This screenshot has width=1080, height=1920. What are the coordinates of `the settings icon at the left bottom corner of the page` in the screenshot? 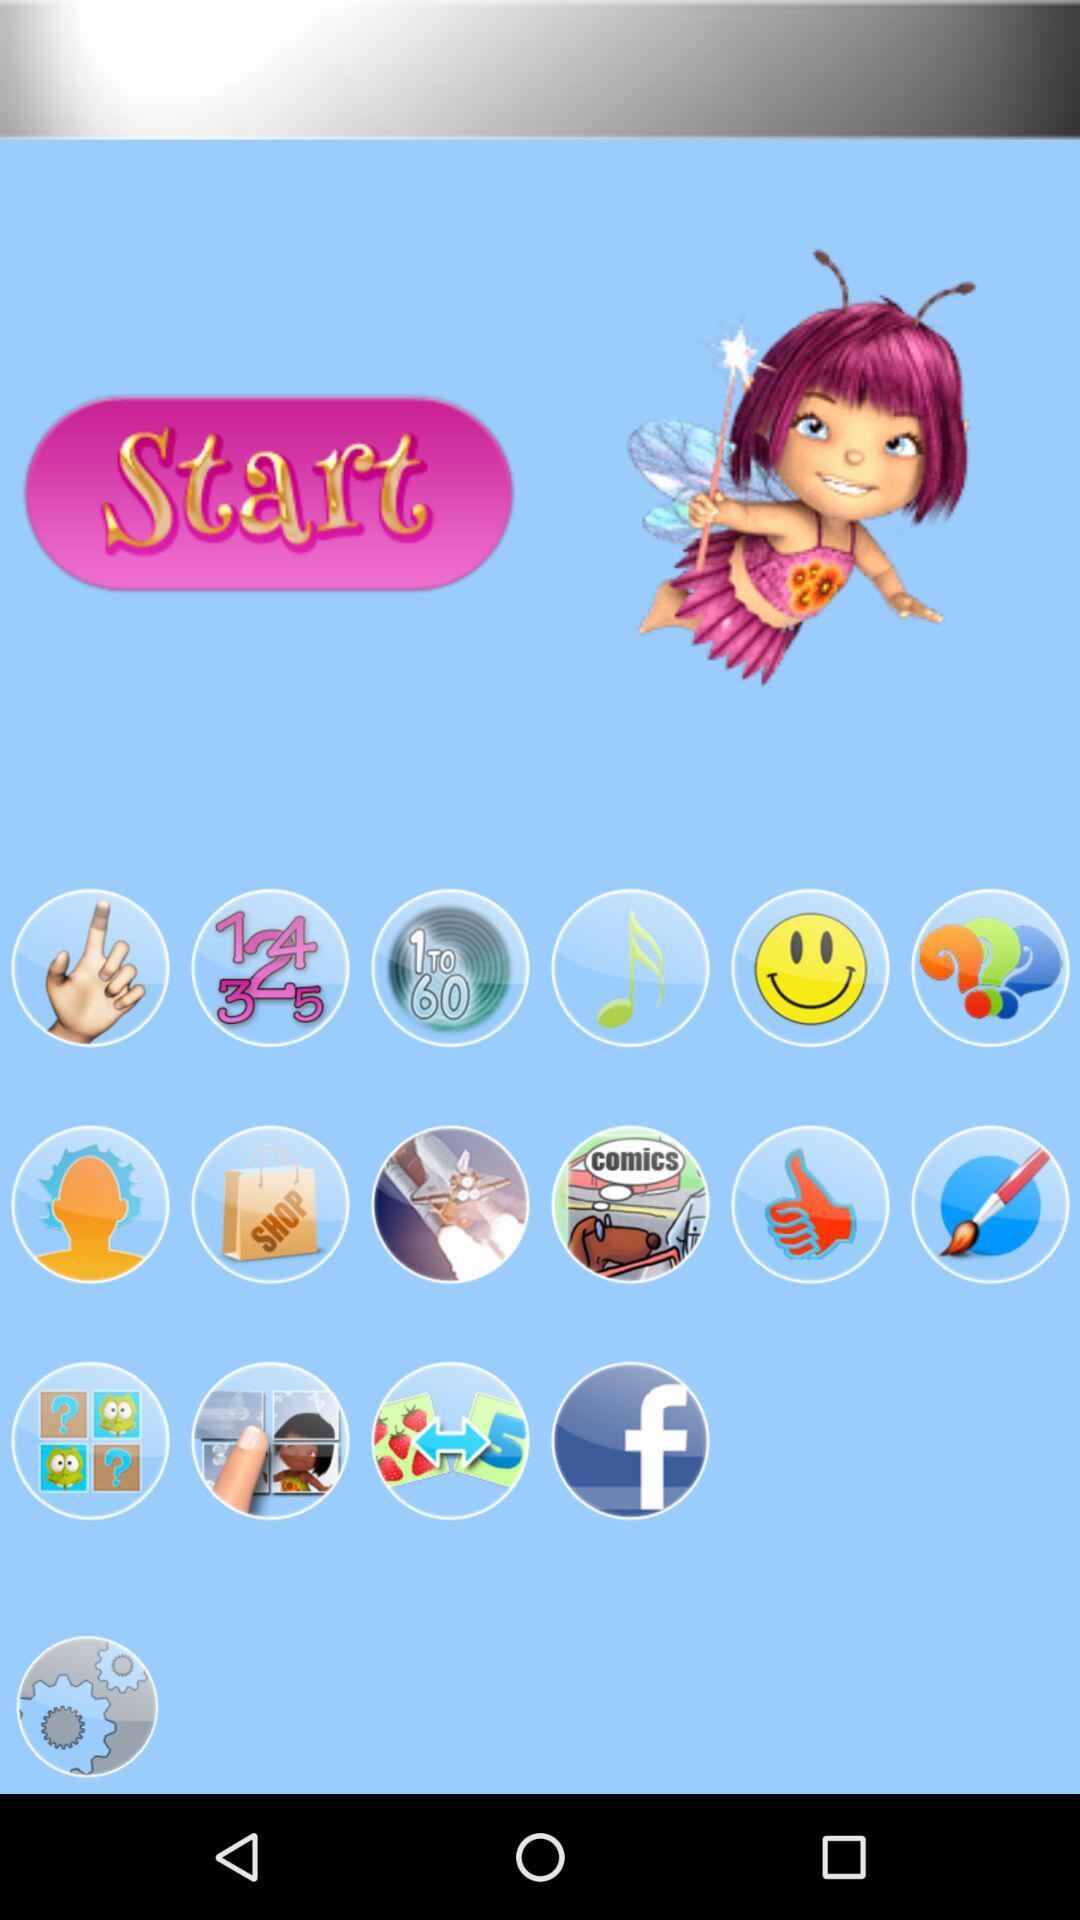 It's located at (86, 1706).